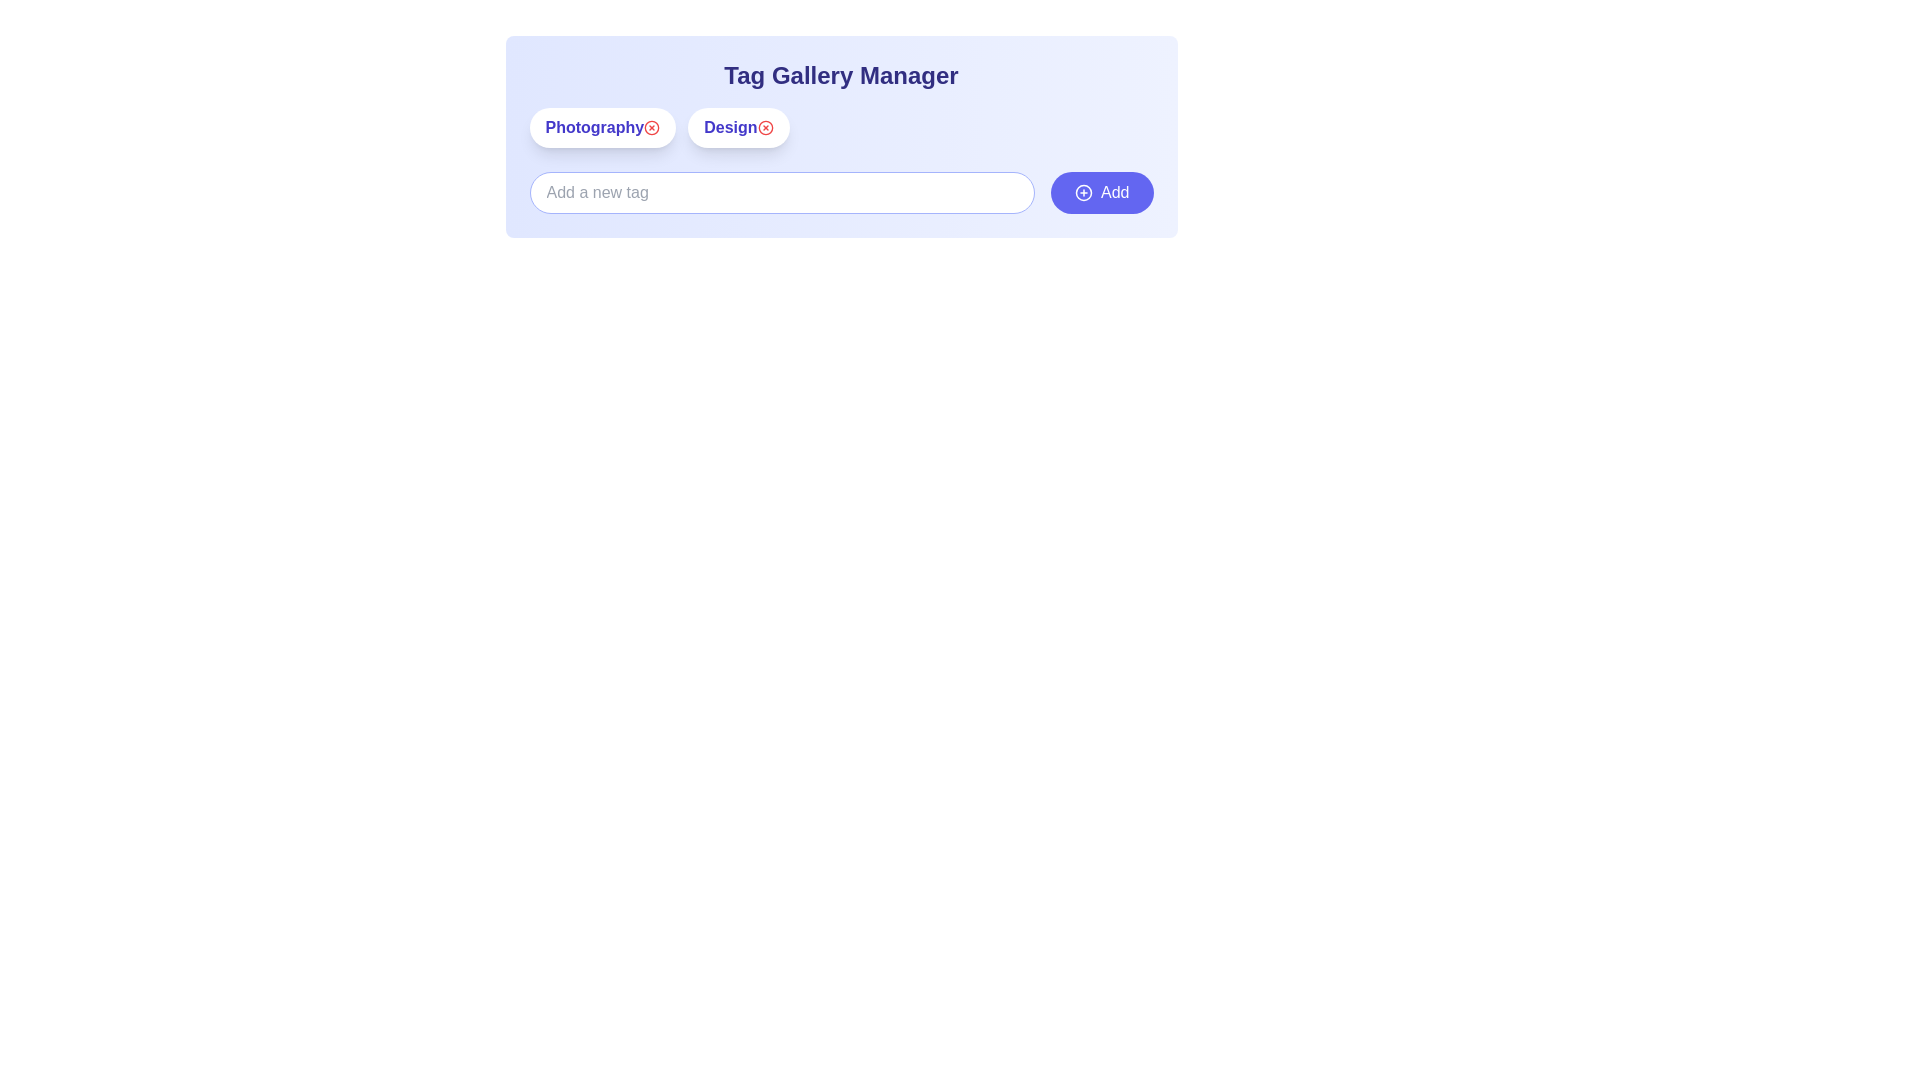 Image resolution: width=1920 pixels, height=1080 pixels. I want to click on the rounded purple button with a white '+' icon and the text 'Add', so click(1101, 192).